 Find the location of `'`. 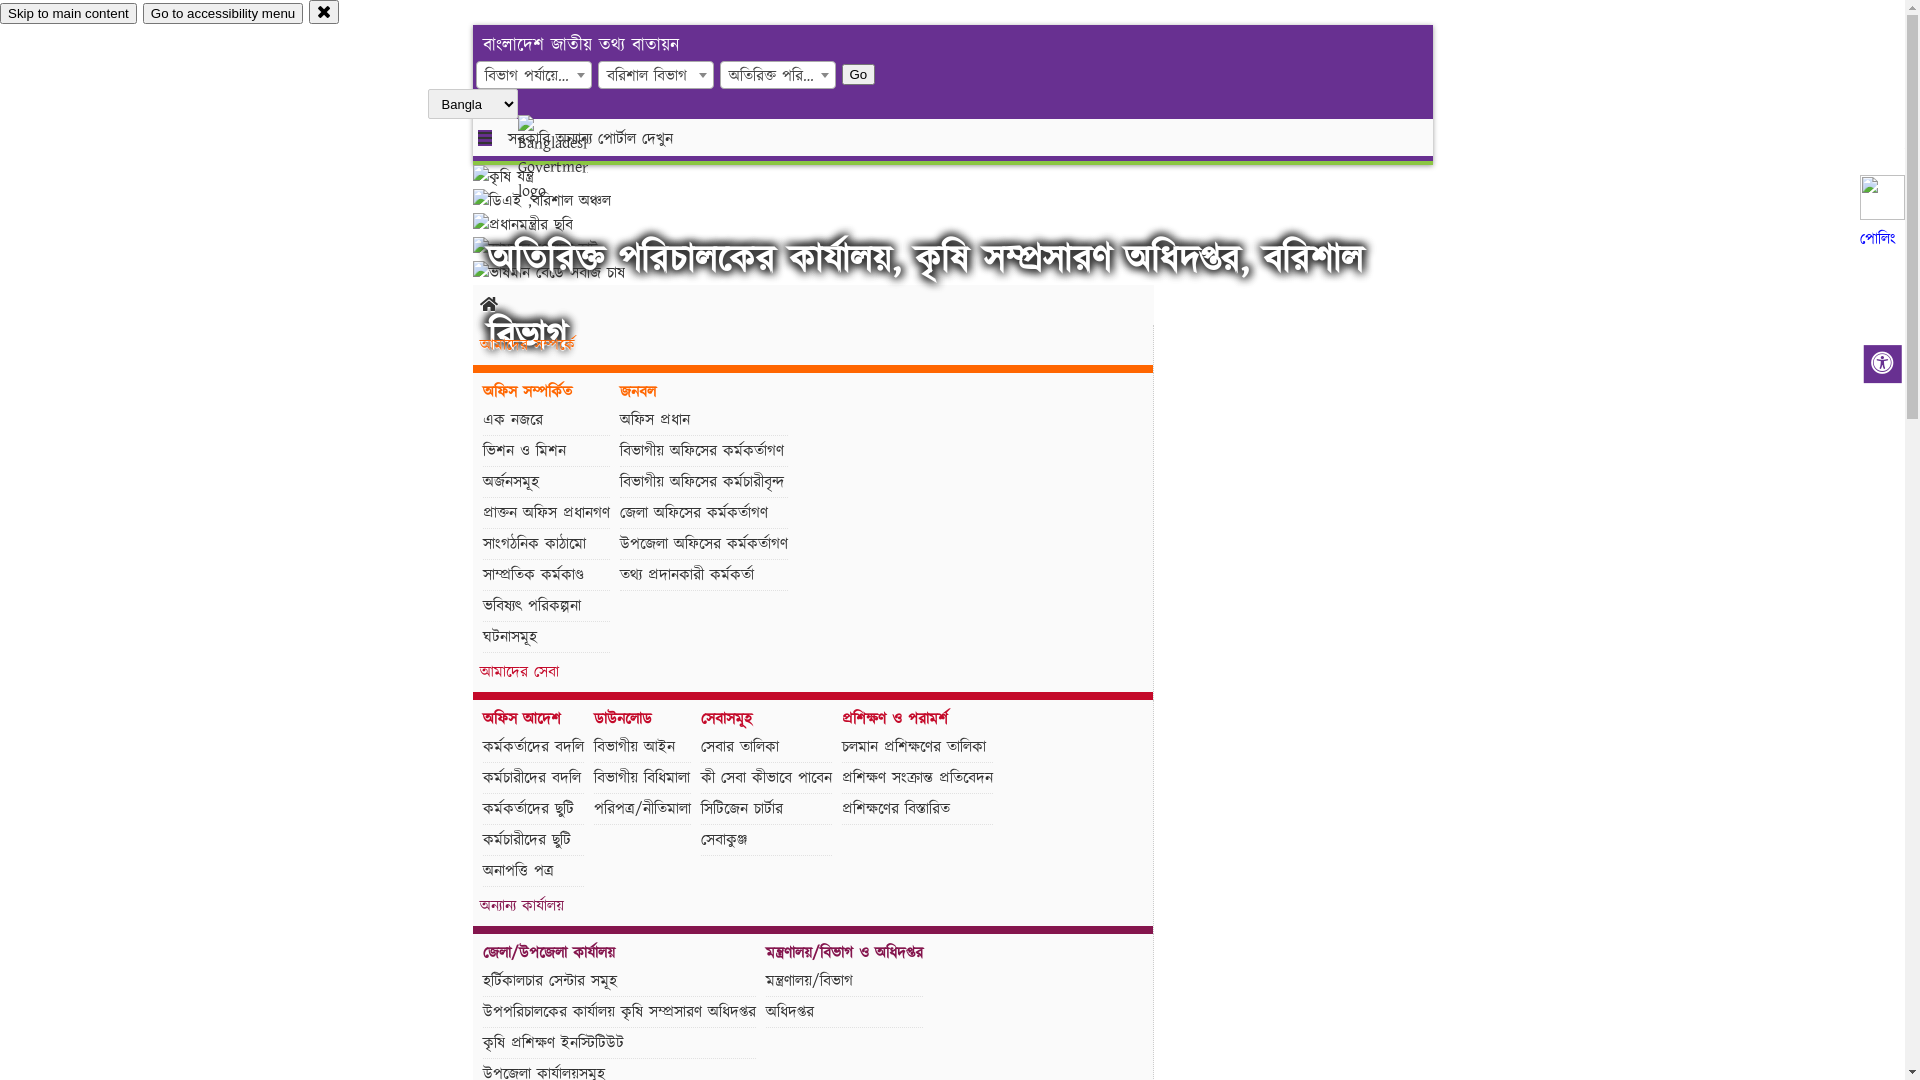

' is located at coordinates (569, 157).